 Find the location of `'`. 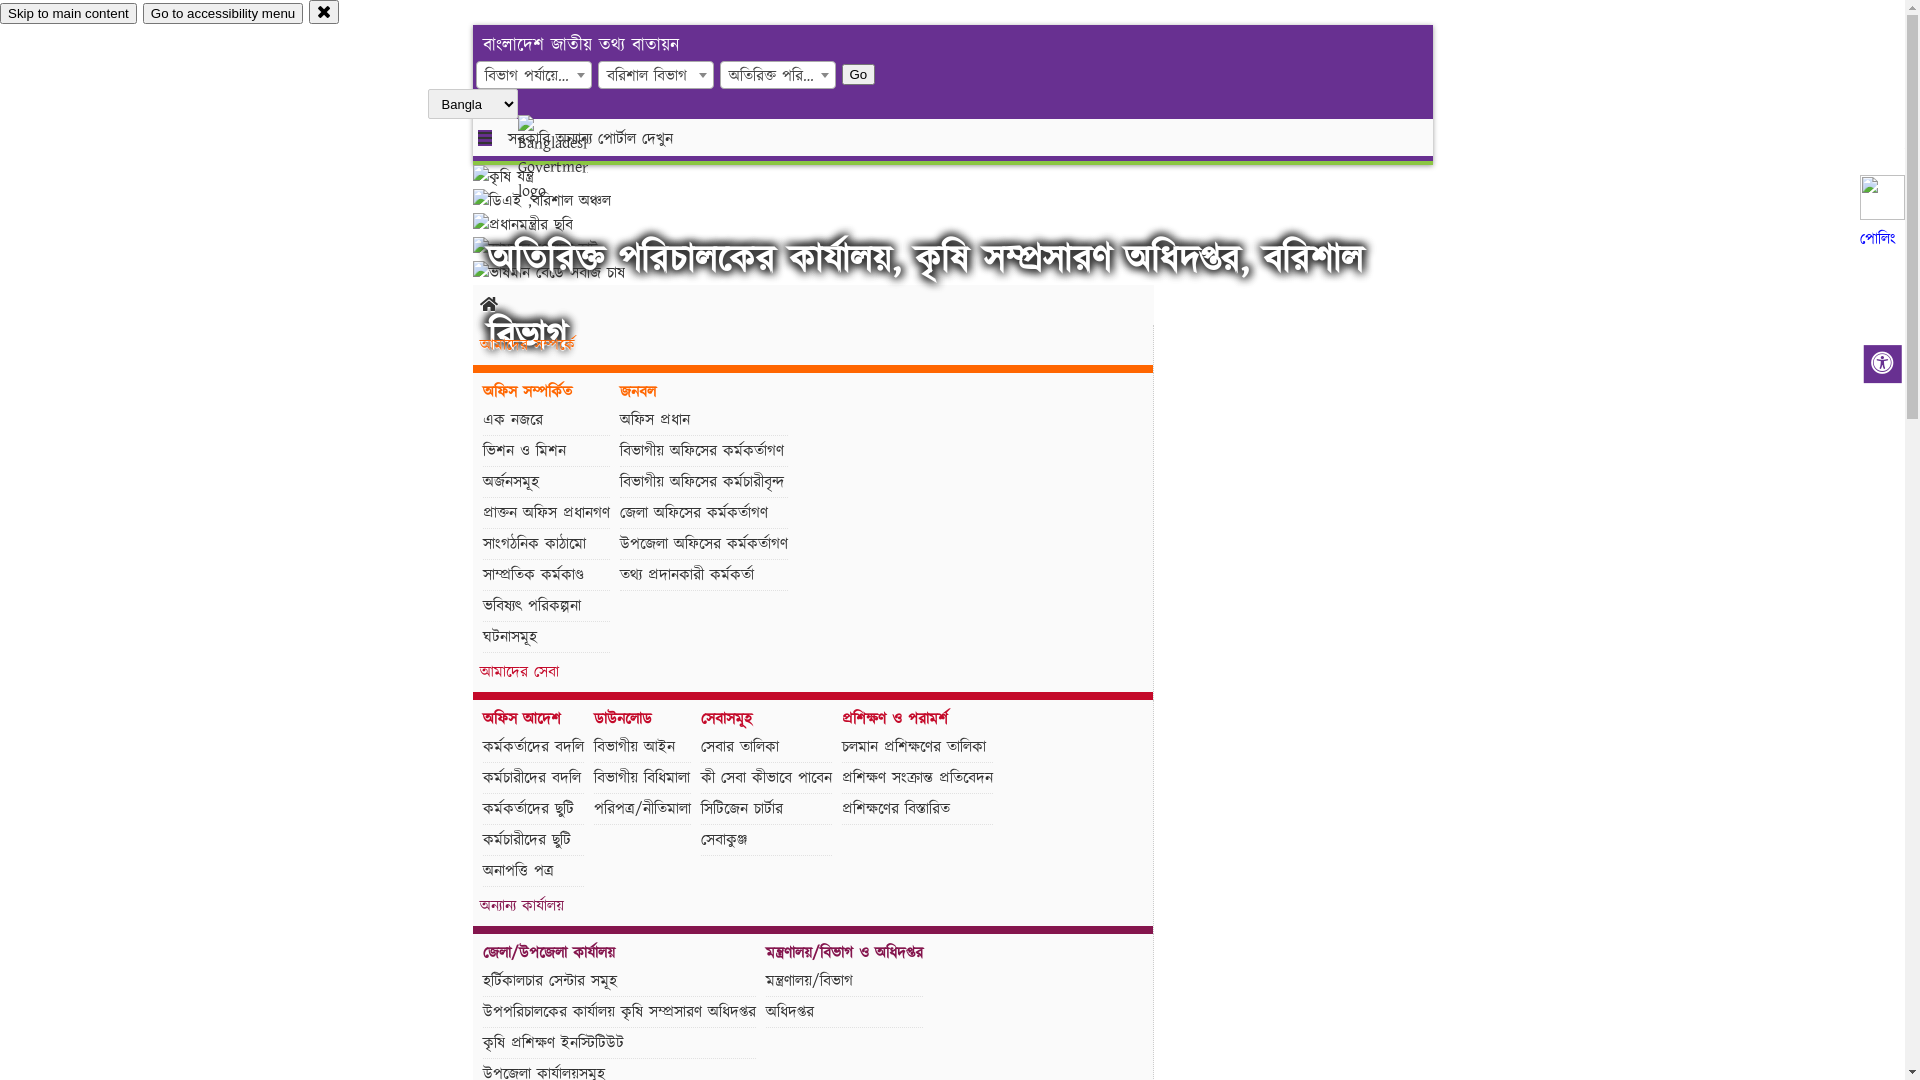

' is located at coordinates (569, 157).